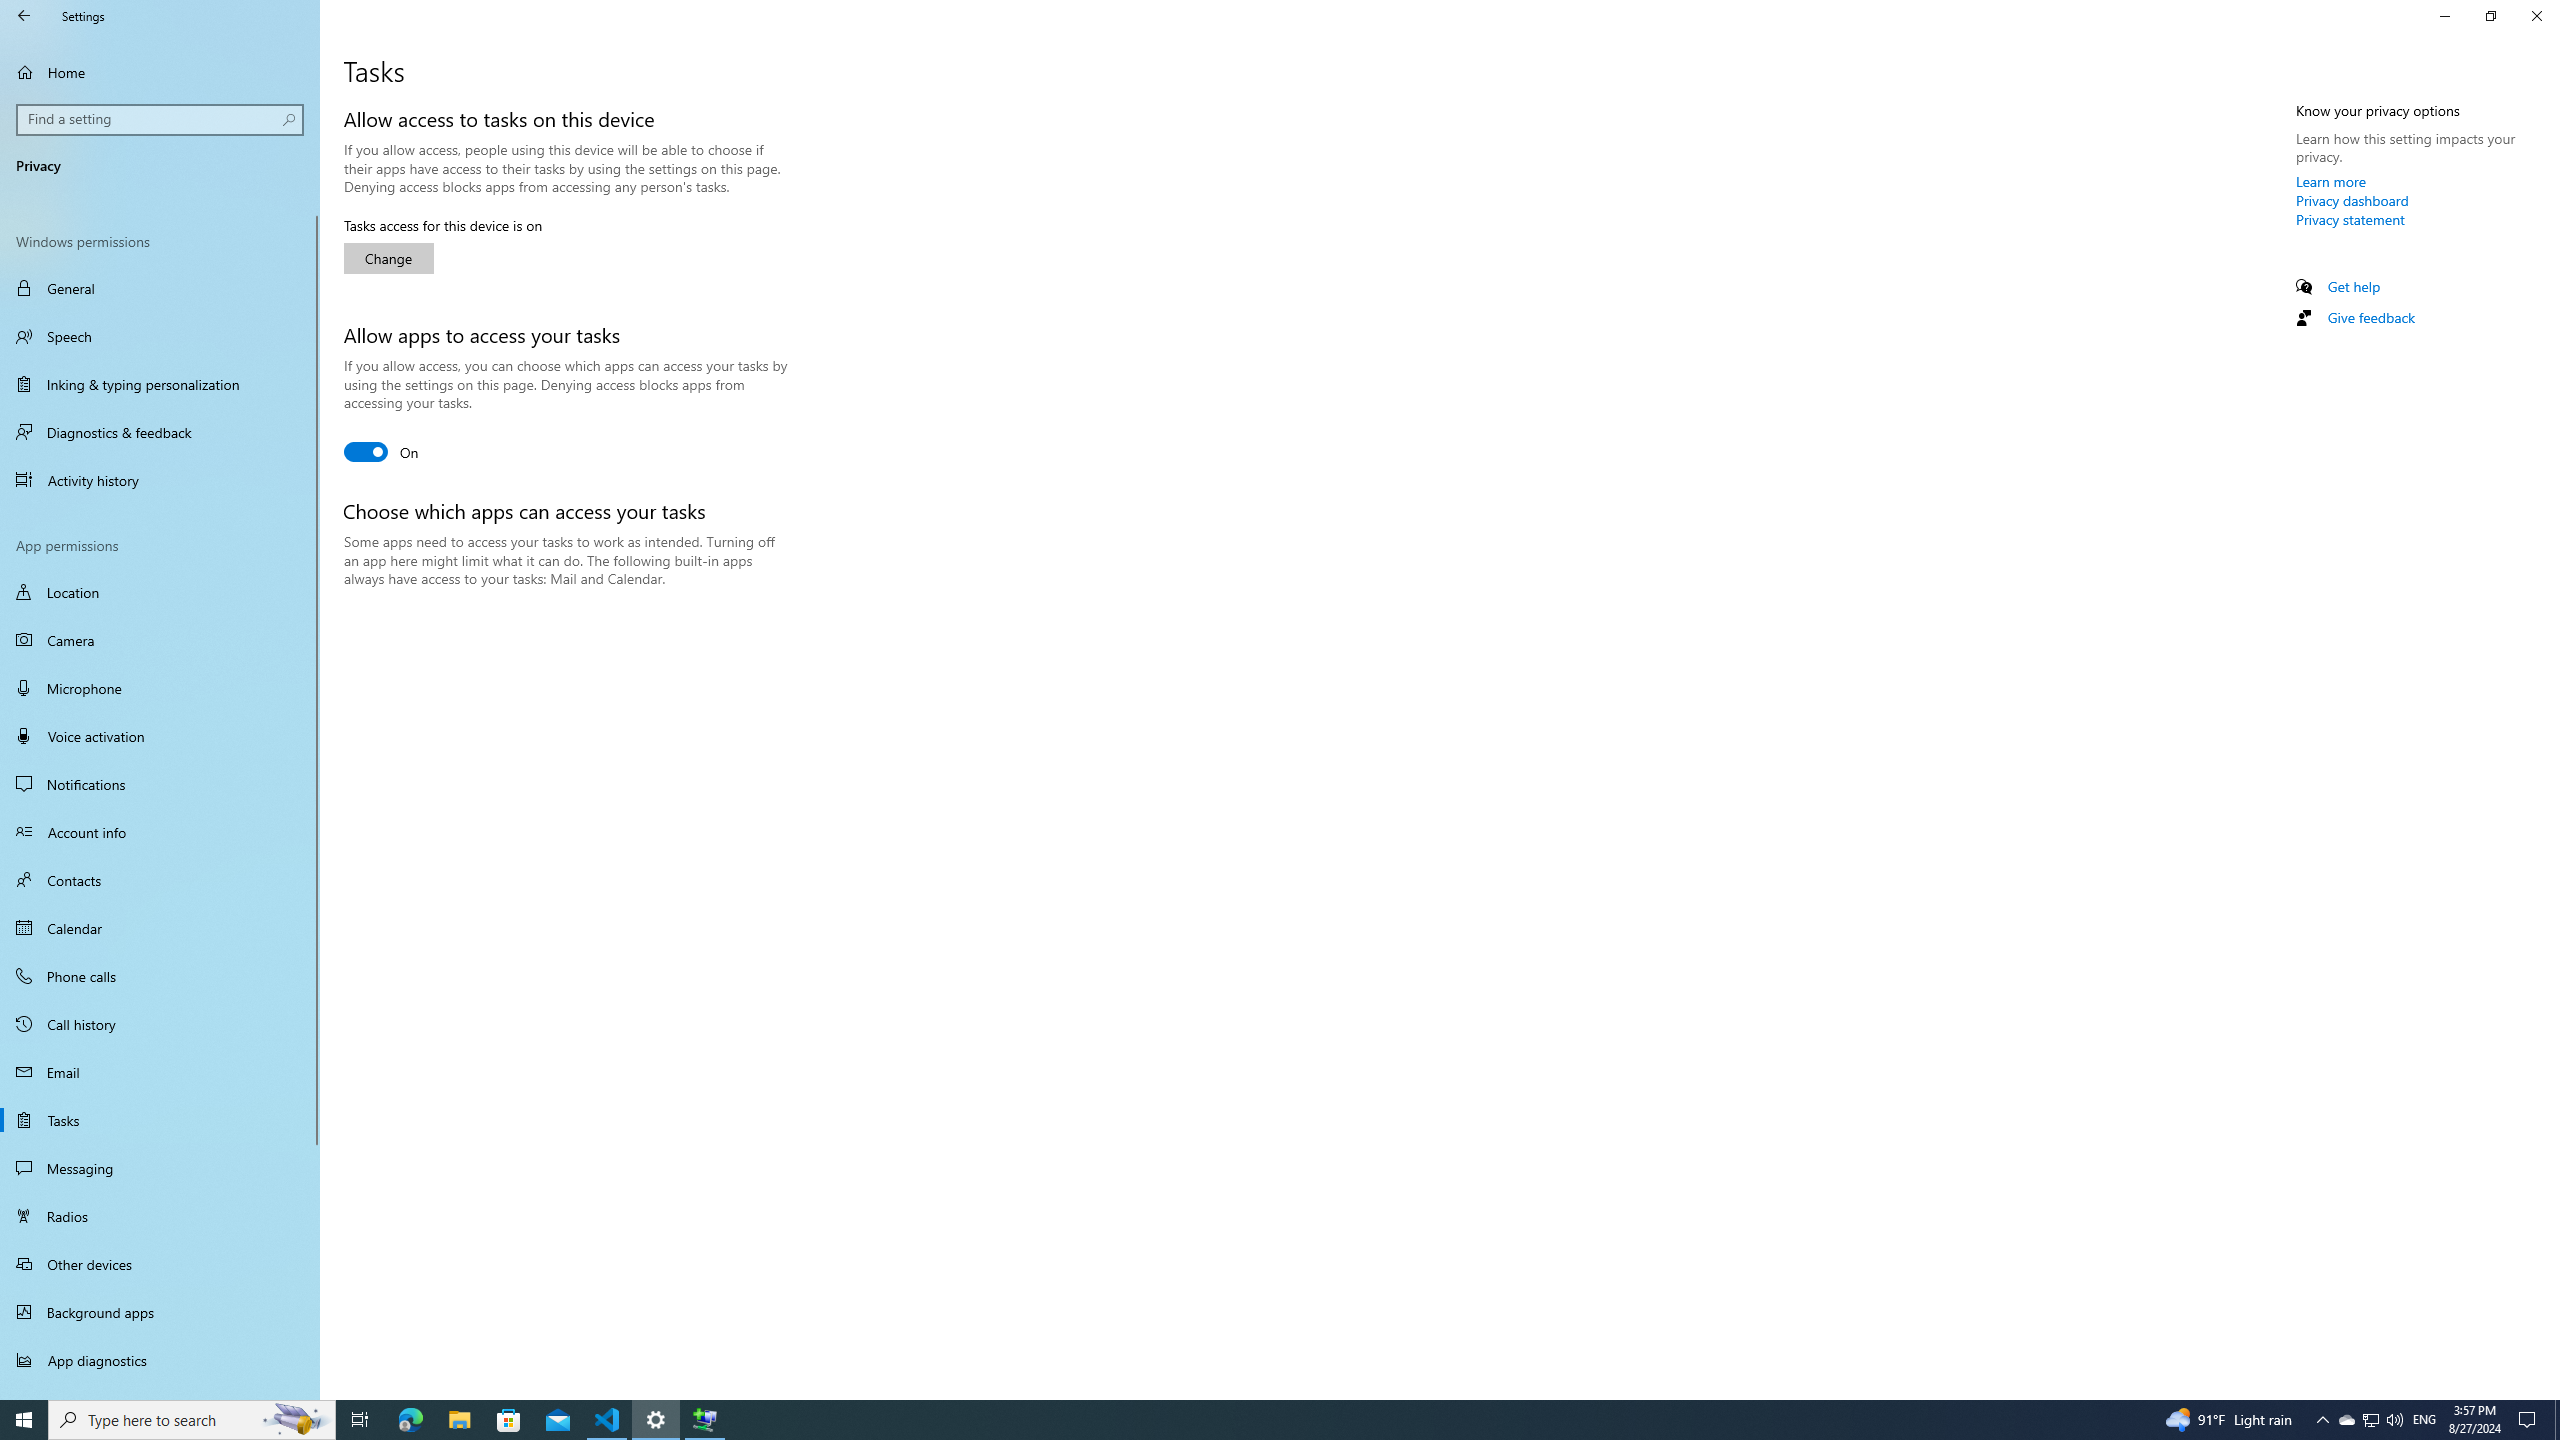  Describe the element at coordinates (159, 1310) in the screenshot. I see `'Background apps'` at that location.